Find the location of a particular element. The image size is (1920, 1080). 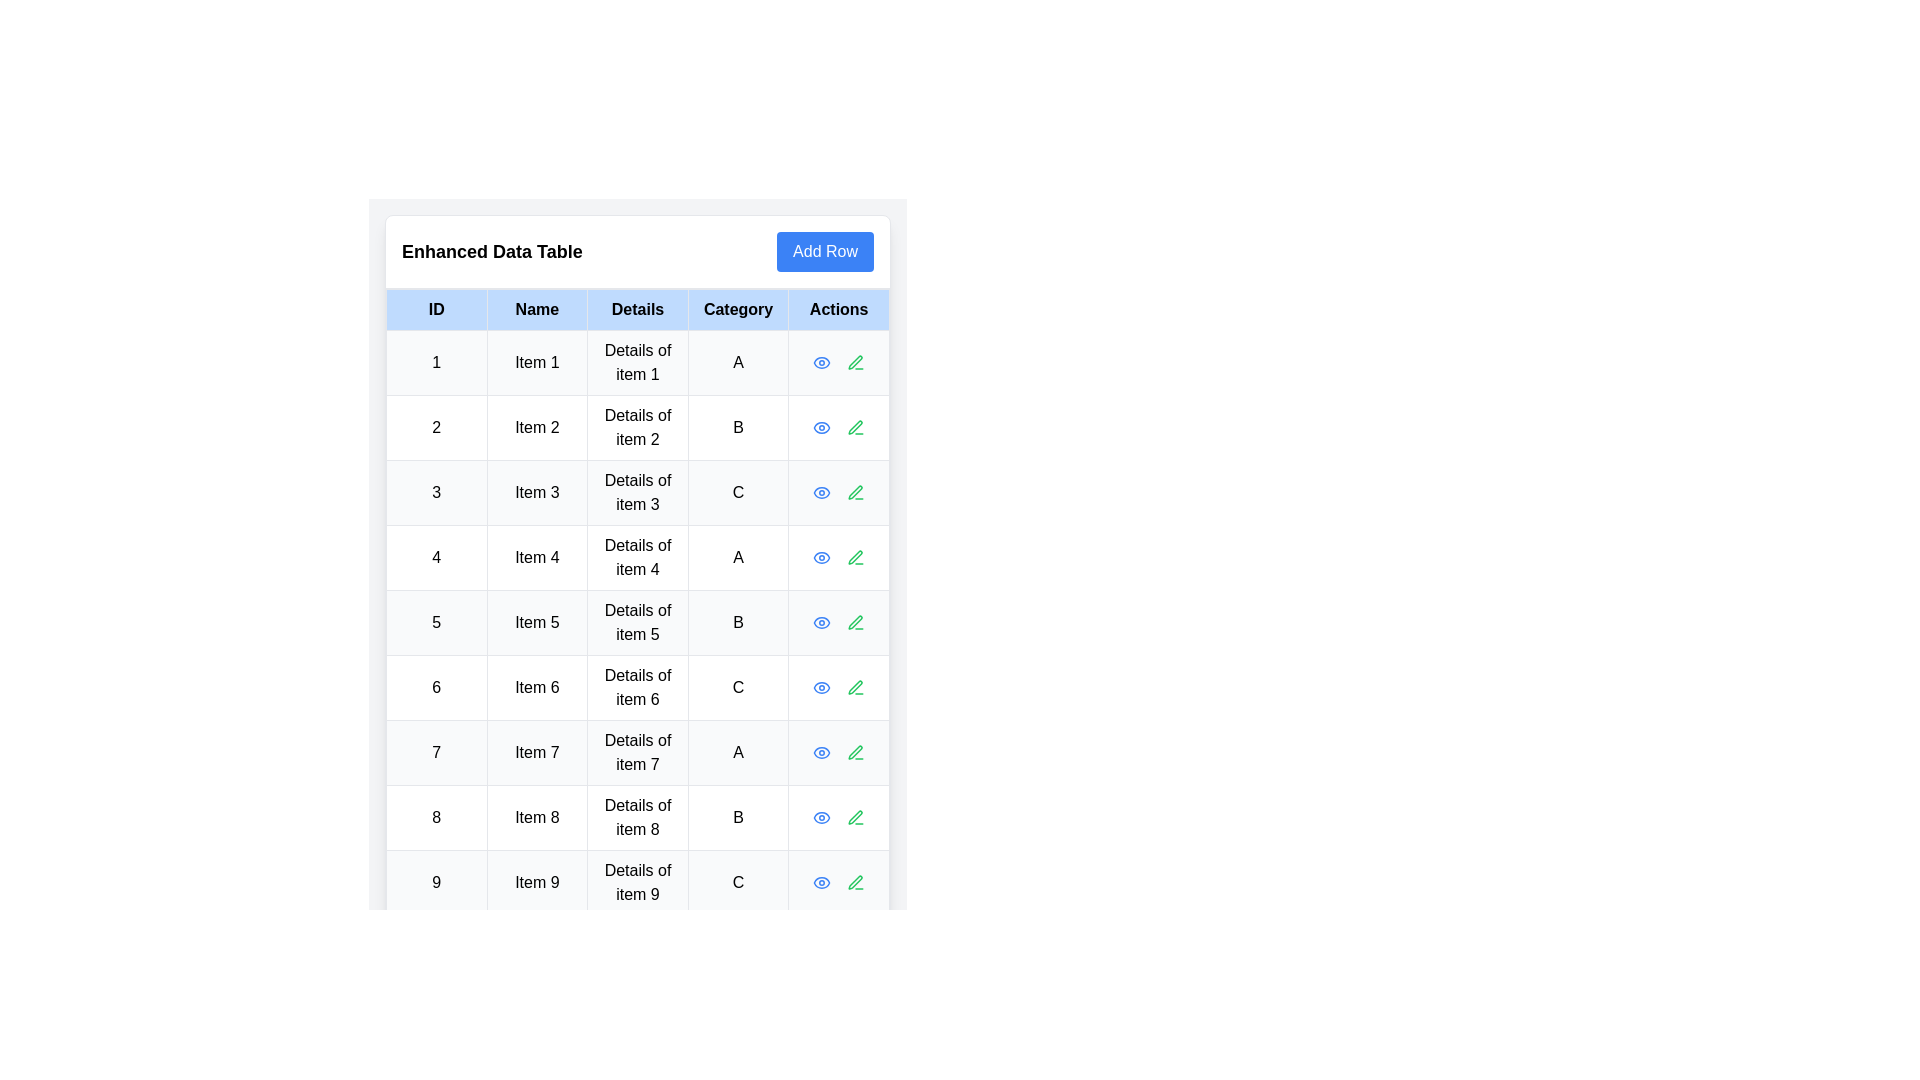

the ID cell in the first column of the fourth row of the data table to focus on the corresponding row is located at coordinates (435, 558).